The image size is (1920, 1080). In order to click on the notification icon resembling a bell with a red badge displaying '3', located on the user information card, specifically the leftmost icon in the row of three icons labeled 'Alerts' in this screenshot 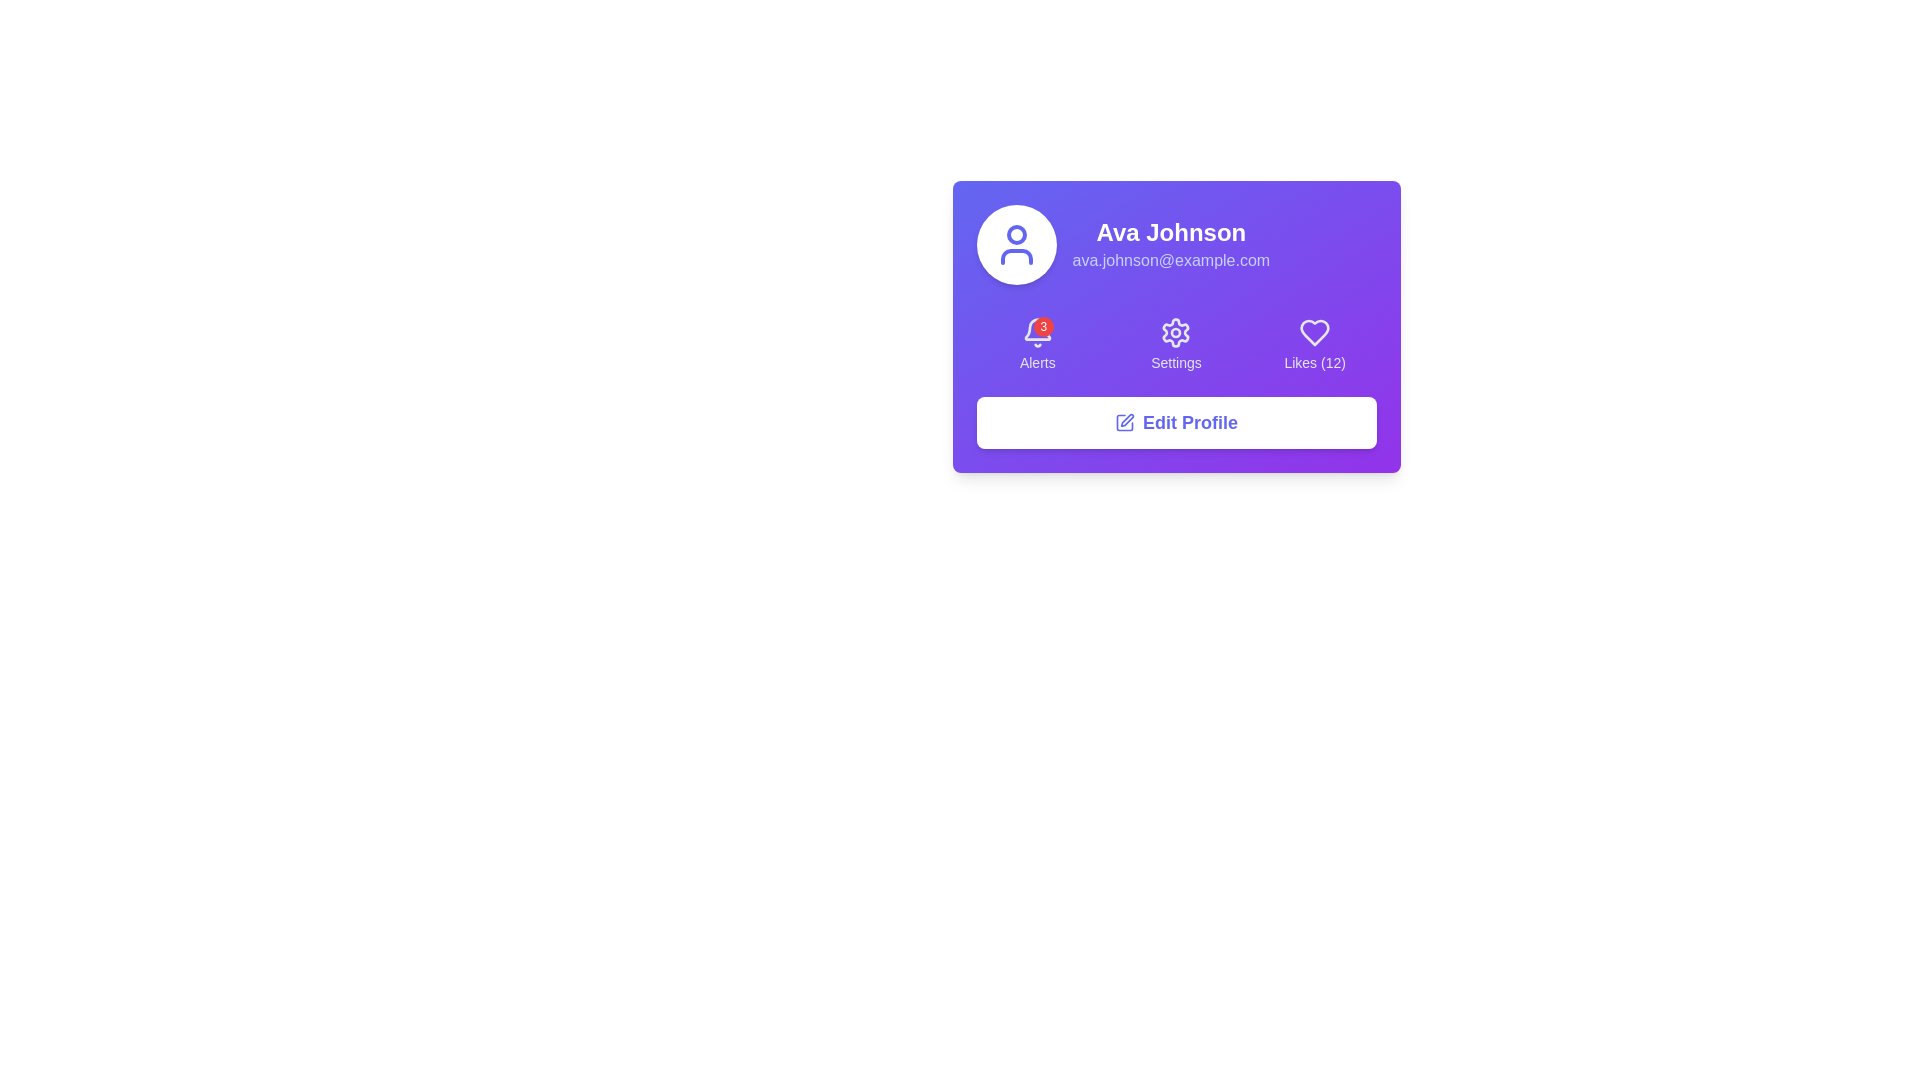, I will do `click(1037, 331)`.